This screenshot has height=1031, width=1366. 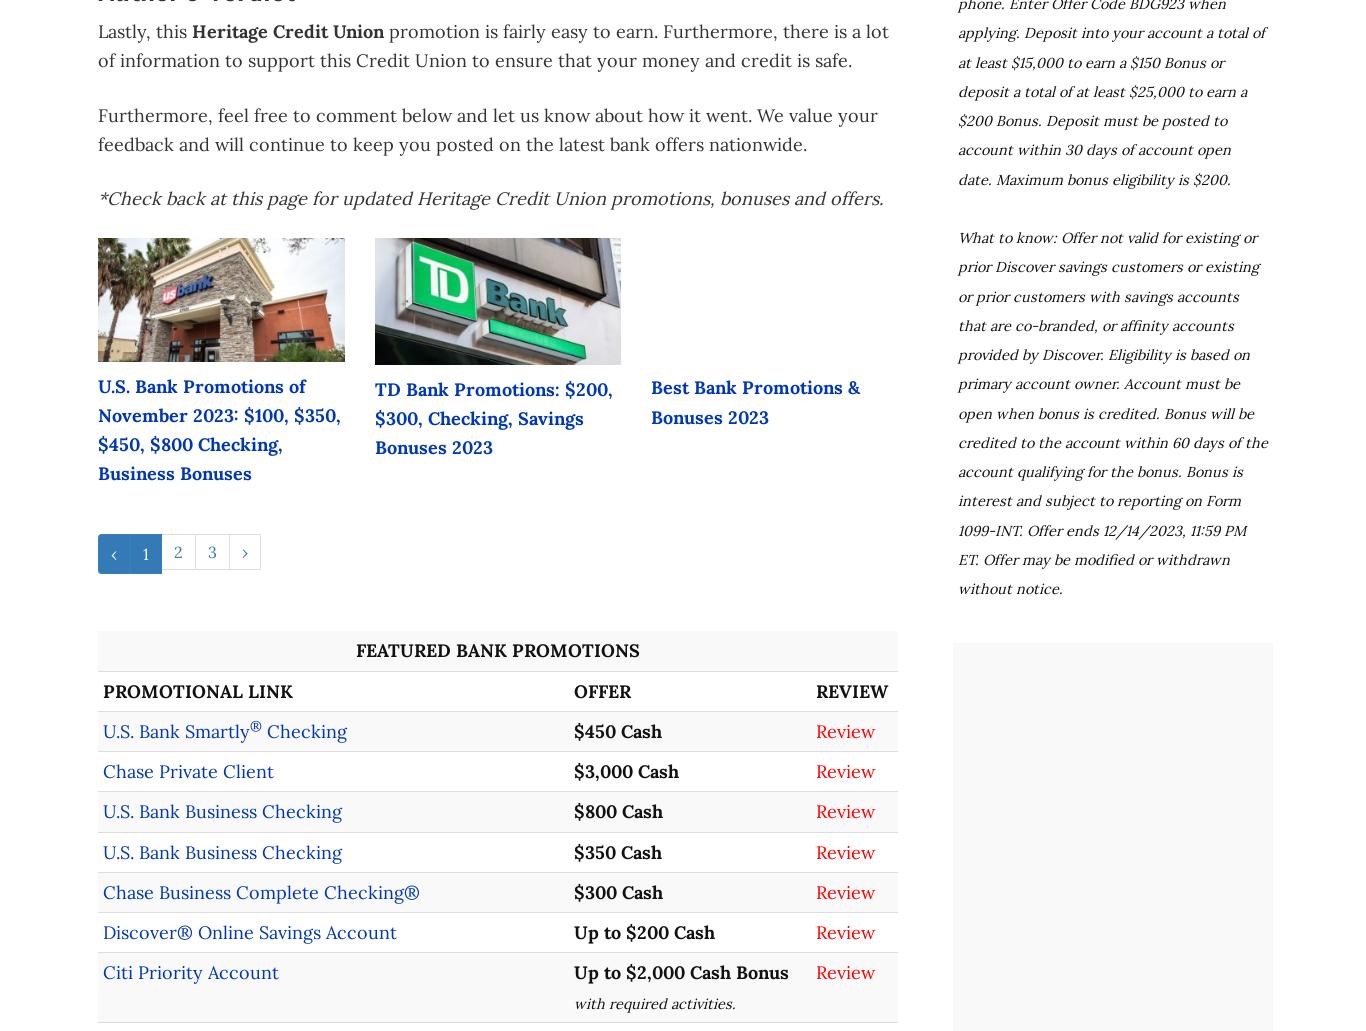 I want to click on 'Lastly, this', so click(x=143, y=31).